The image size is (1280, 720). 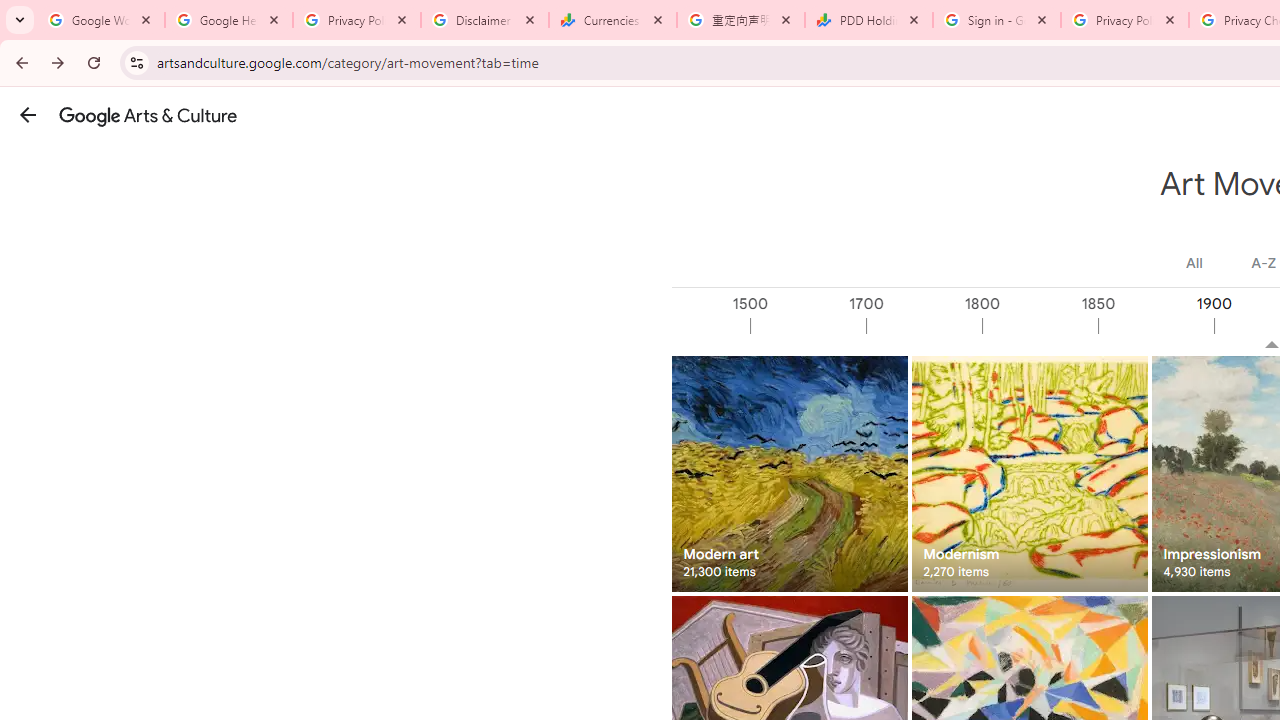 What do you see at coordinates (788, 473) in the screenshot?
I see `'Modern art 21,300 items'` at bounding box center [788, 473].